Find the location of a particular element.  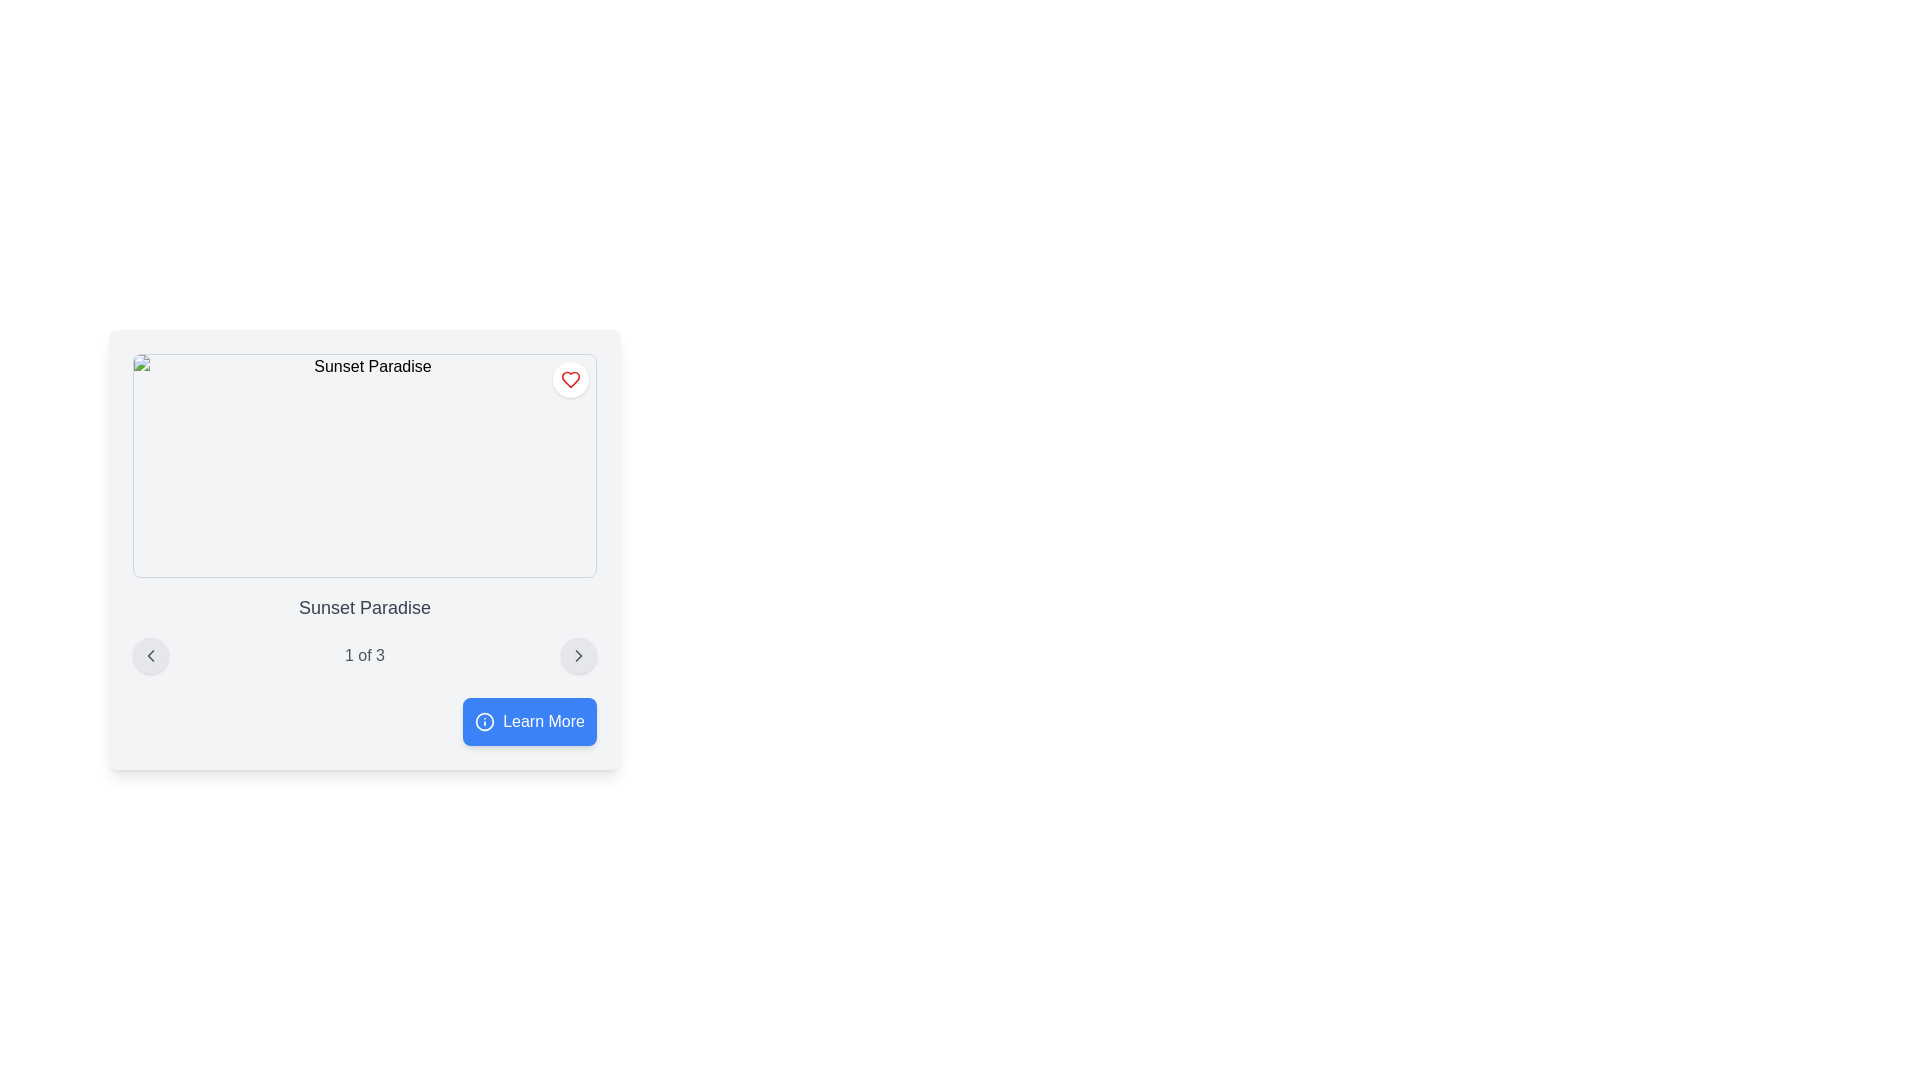

the navigational button located on the far left side below the 'Sunset Paradise' section is located at coordinates (149, 655).